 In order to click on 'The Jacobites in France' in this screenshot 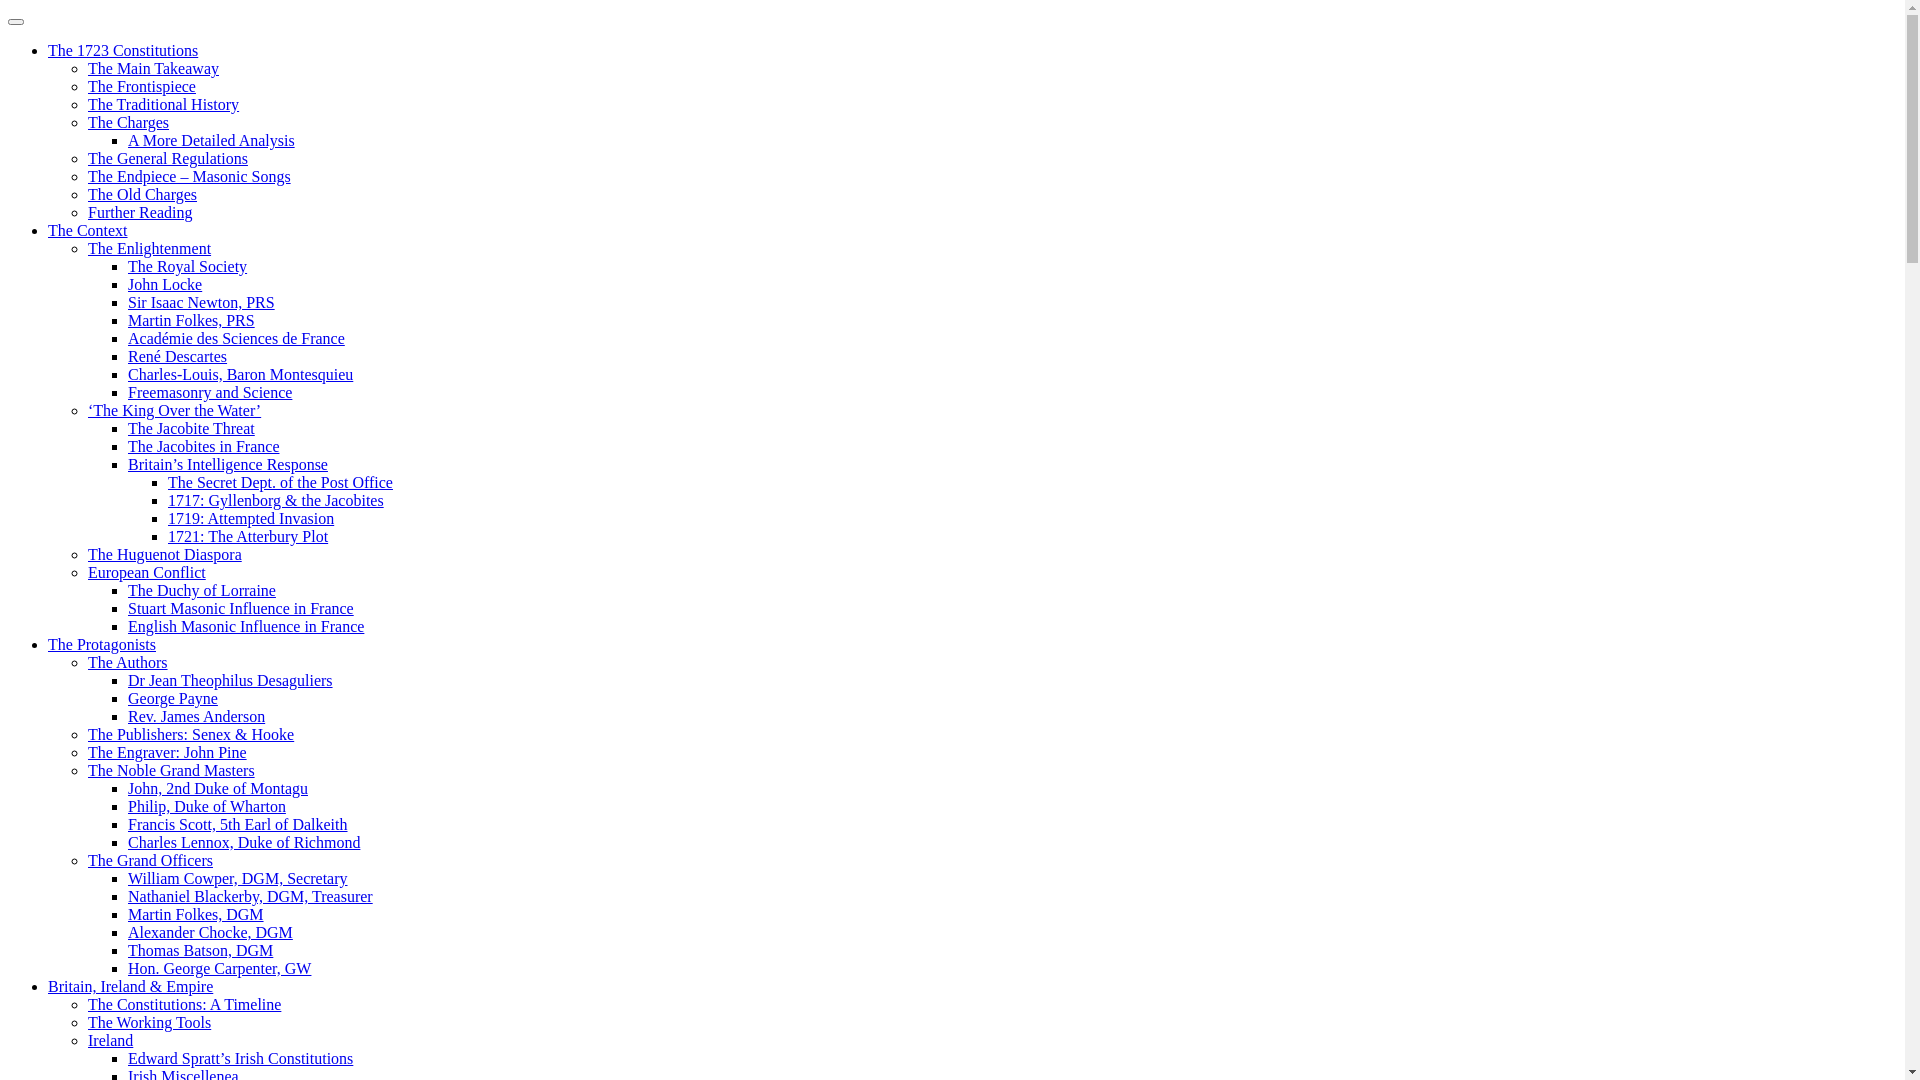, I will do `click(204, 445)`.